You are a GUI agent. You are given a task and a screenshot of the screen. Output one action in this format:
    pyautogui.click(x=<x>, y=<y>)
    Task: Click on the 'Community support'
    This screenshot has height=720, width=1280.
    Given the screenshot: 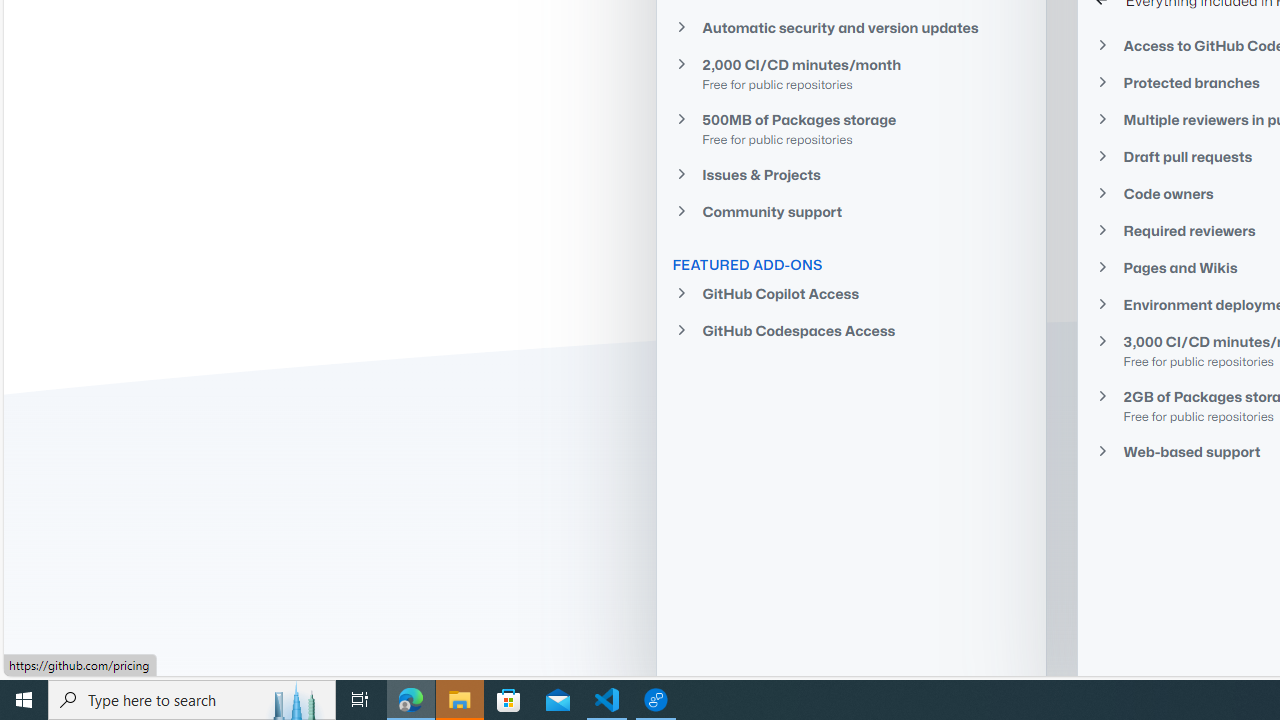 What is the action you would take?
    pyautogui.click(x=851, y=212)
    